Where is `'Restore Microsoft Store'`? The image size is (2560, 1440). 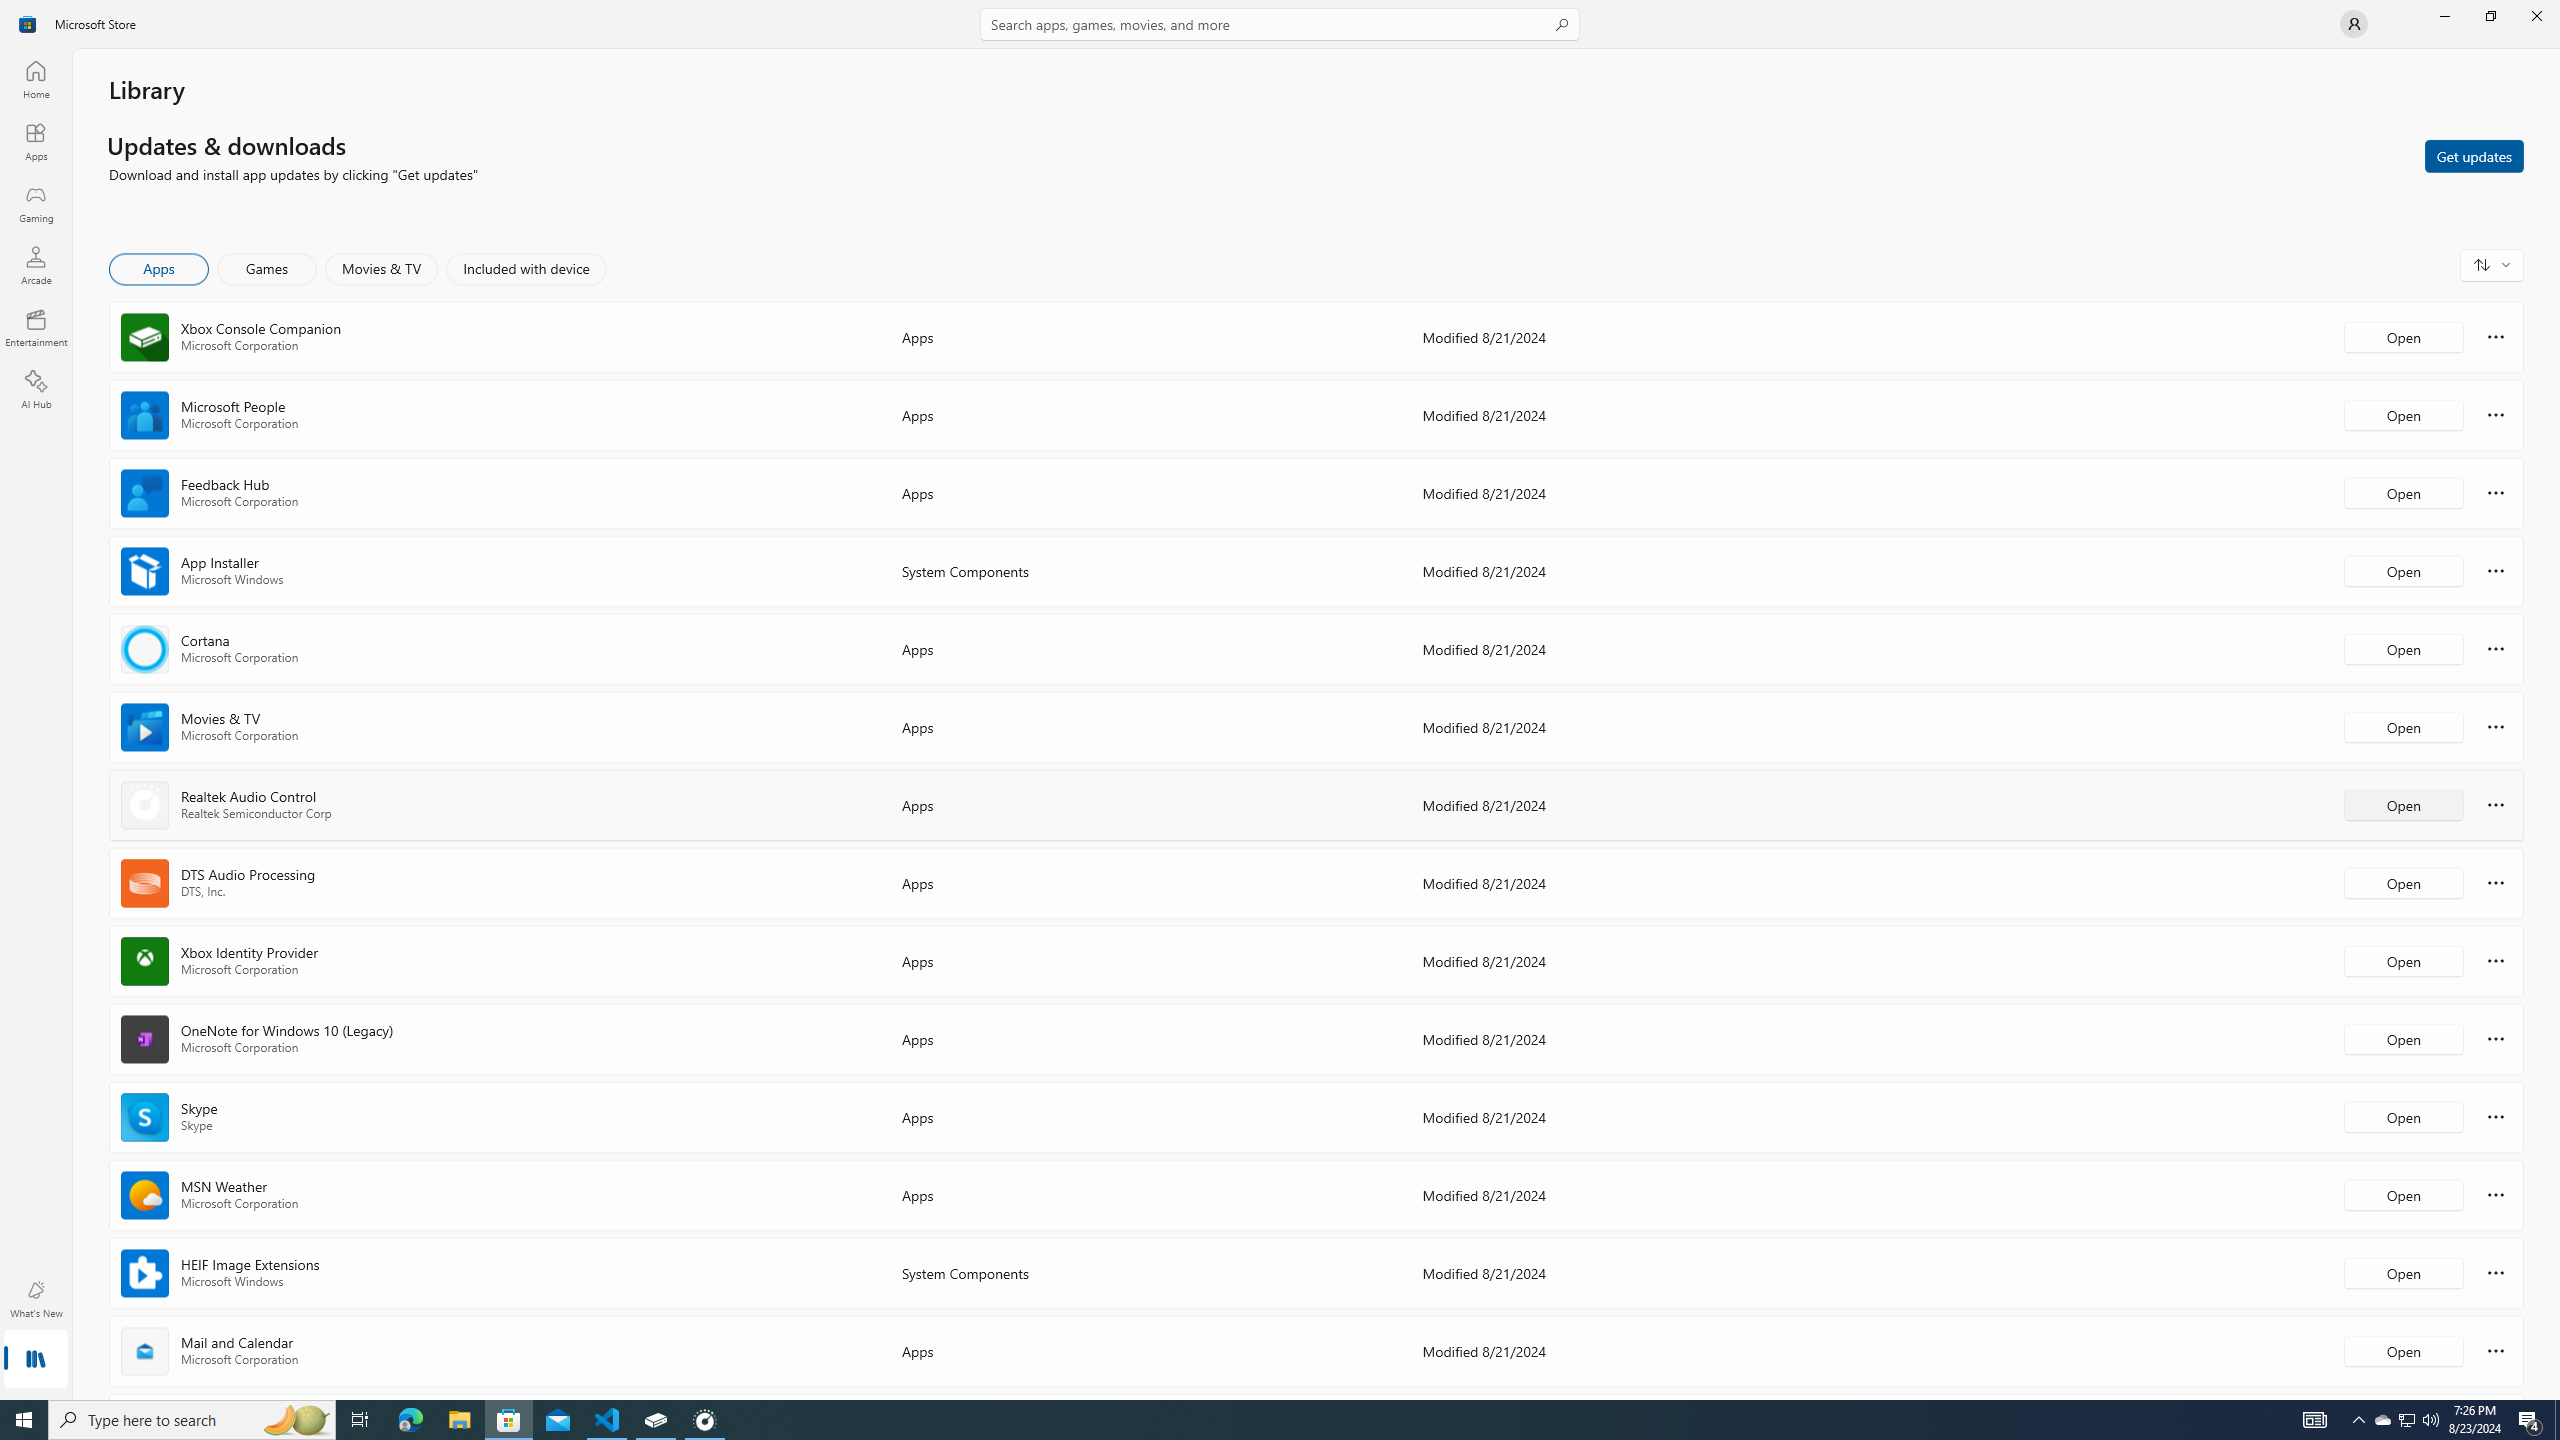 'Restore Microsoft Store' is located at coordinates (2490, 15).